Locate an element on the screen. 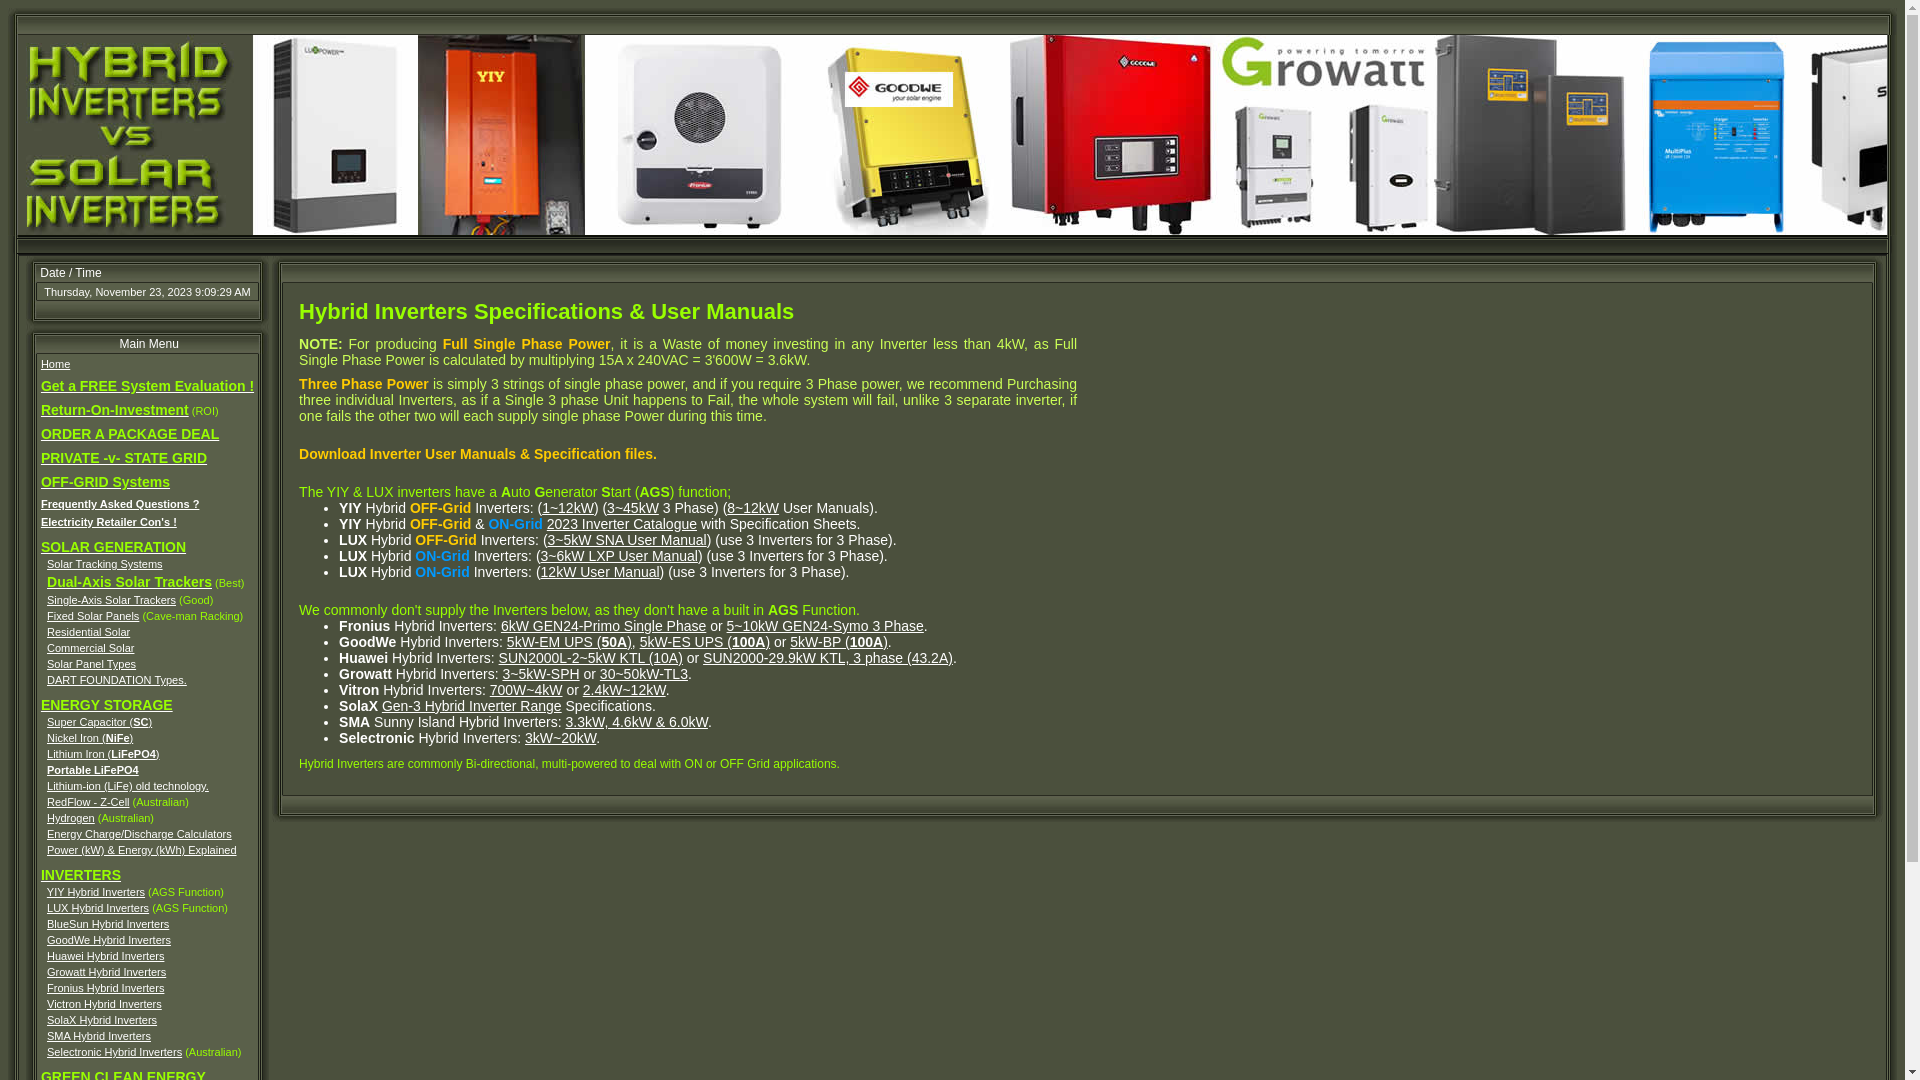  'Return-On-Investment' is located at coordinates (114, 410).